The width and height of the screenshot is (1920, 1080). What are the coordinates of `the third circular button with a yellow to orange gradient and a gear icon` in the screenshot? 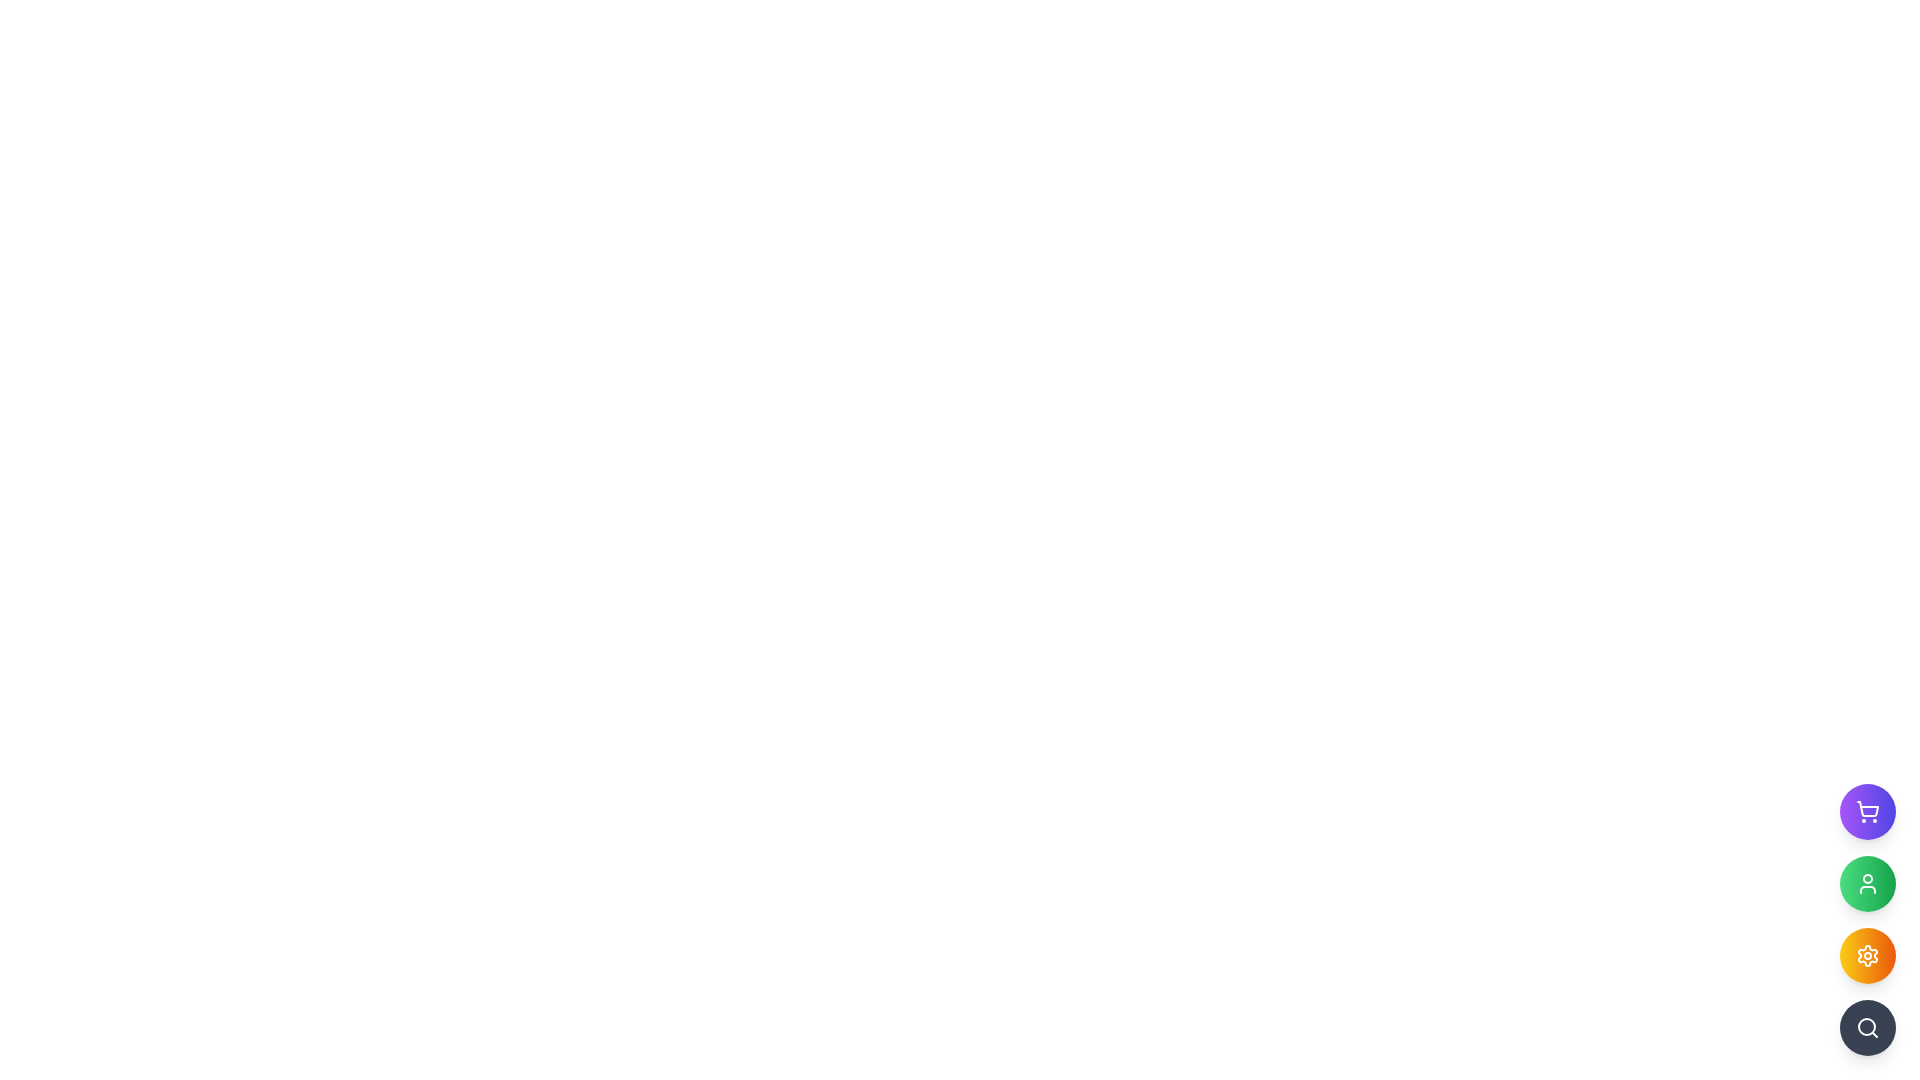 It's located at (1866, 920).